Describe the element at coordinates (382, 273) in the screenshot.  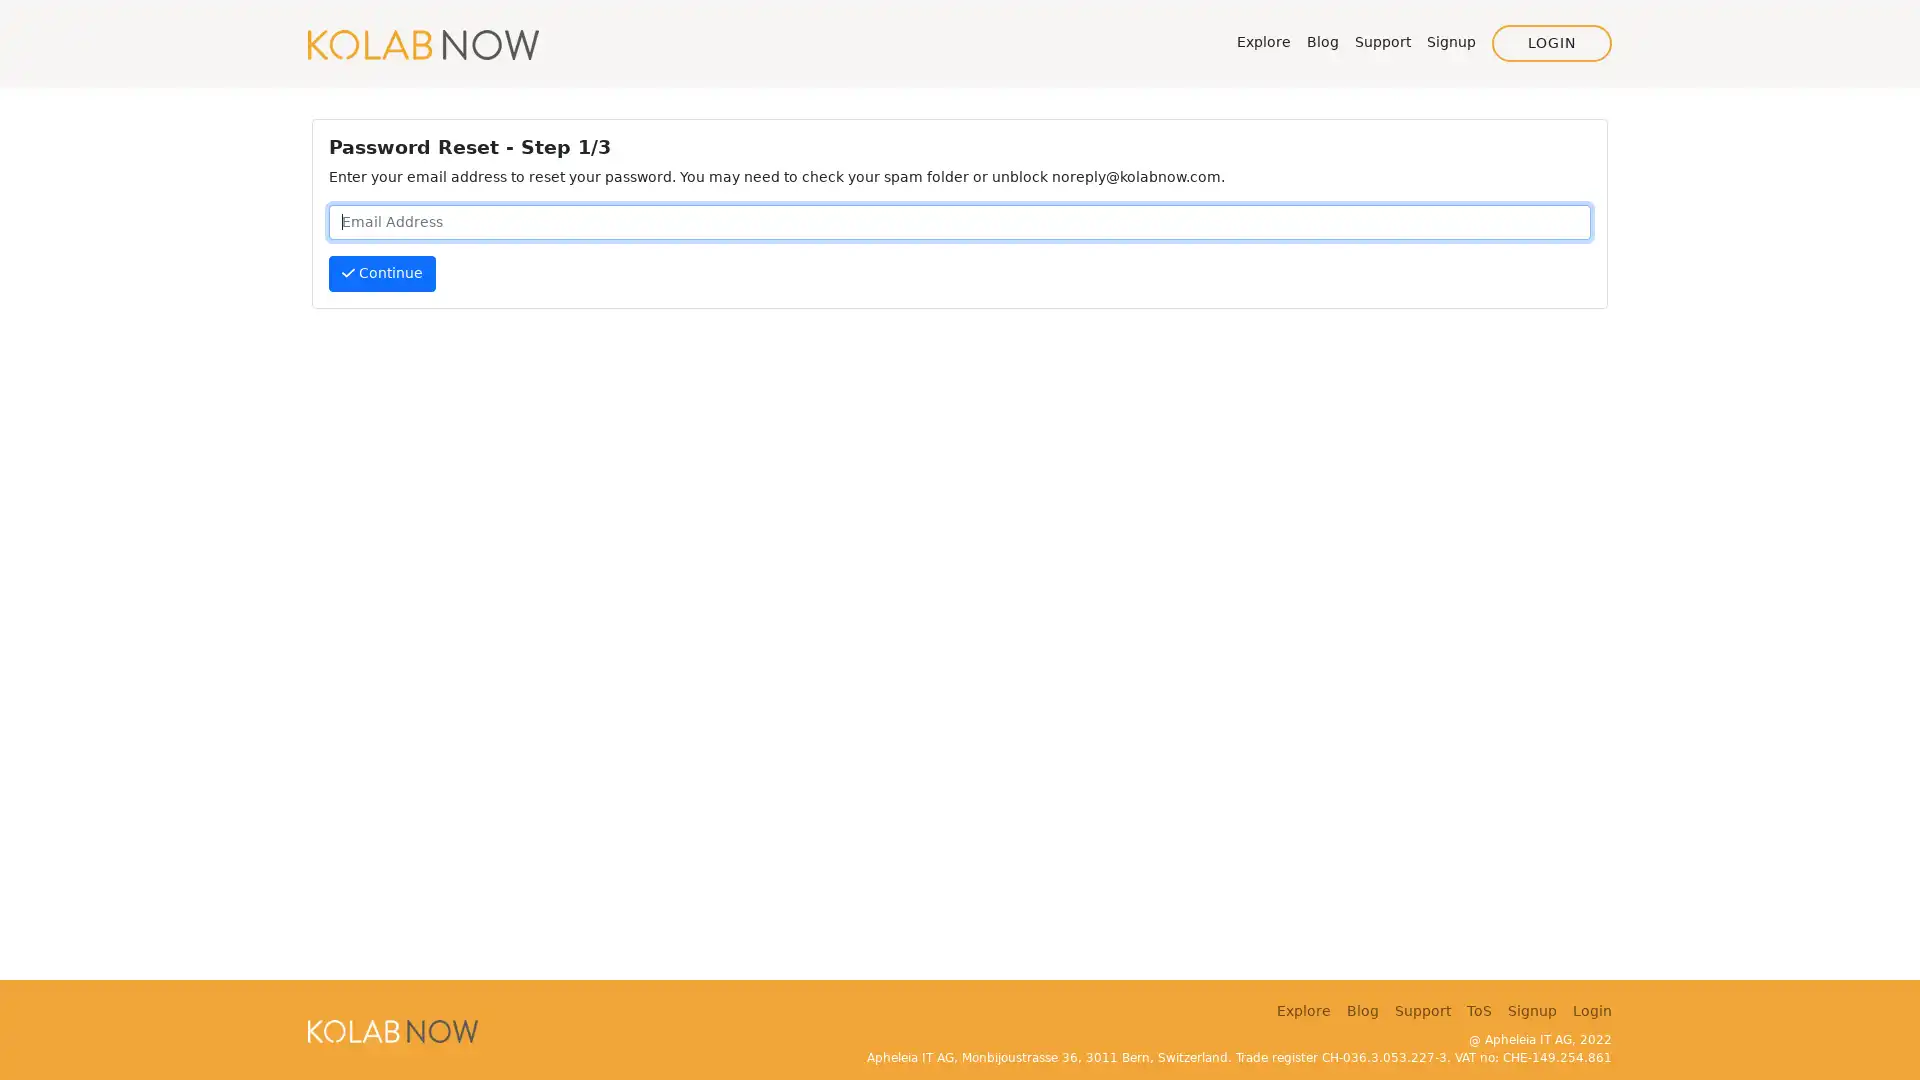
I see `Continue` at that location.